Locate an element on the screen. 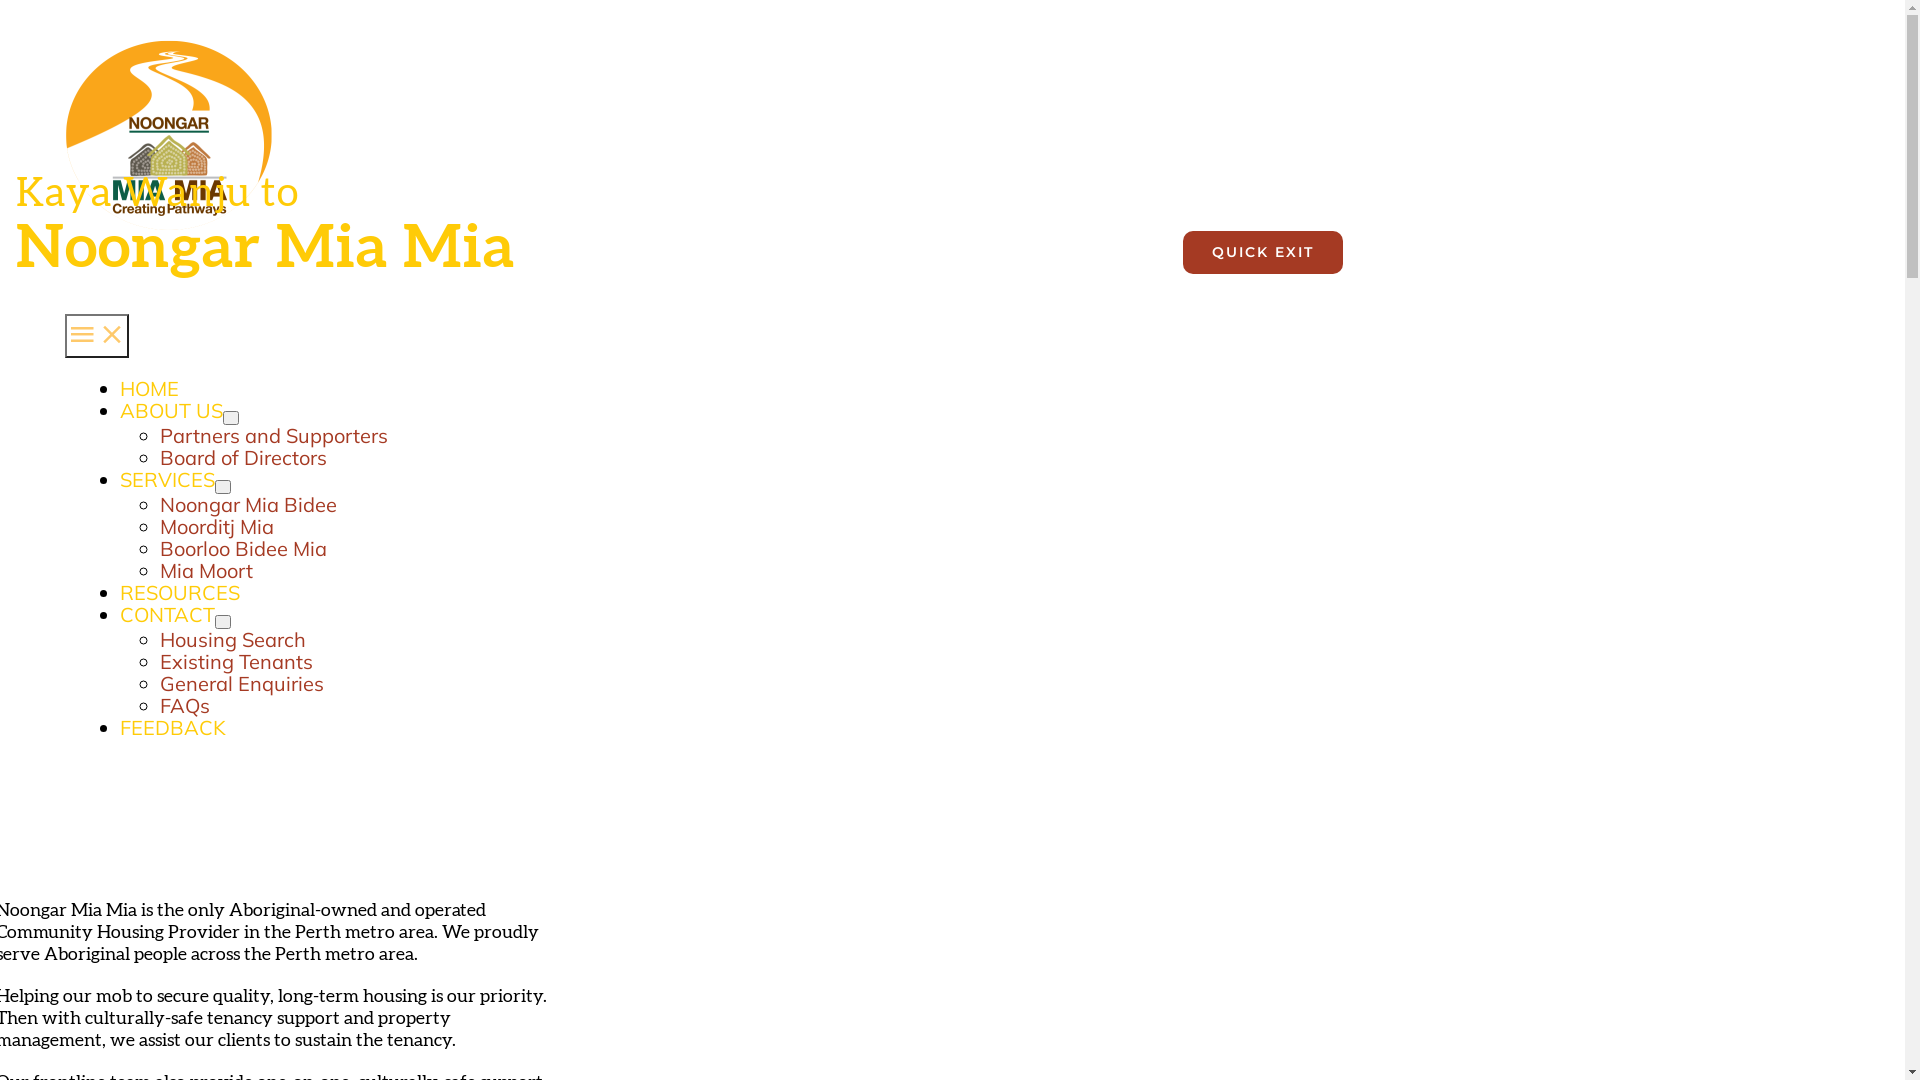 The width and height of the screenshot is (1920, 1080). 'Housing Search' is located at coordinates (233, 639).